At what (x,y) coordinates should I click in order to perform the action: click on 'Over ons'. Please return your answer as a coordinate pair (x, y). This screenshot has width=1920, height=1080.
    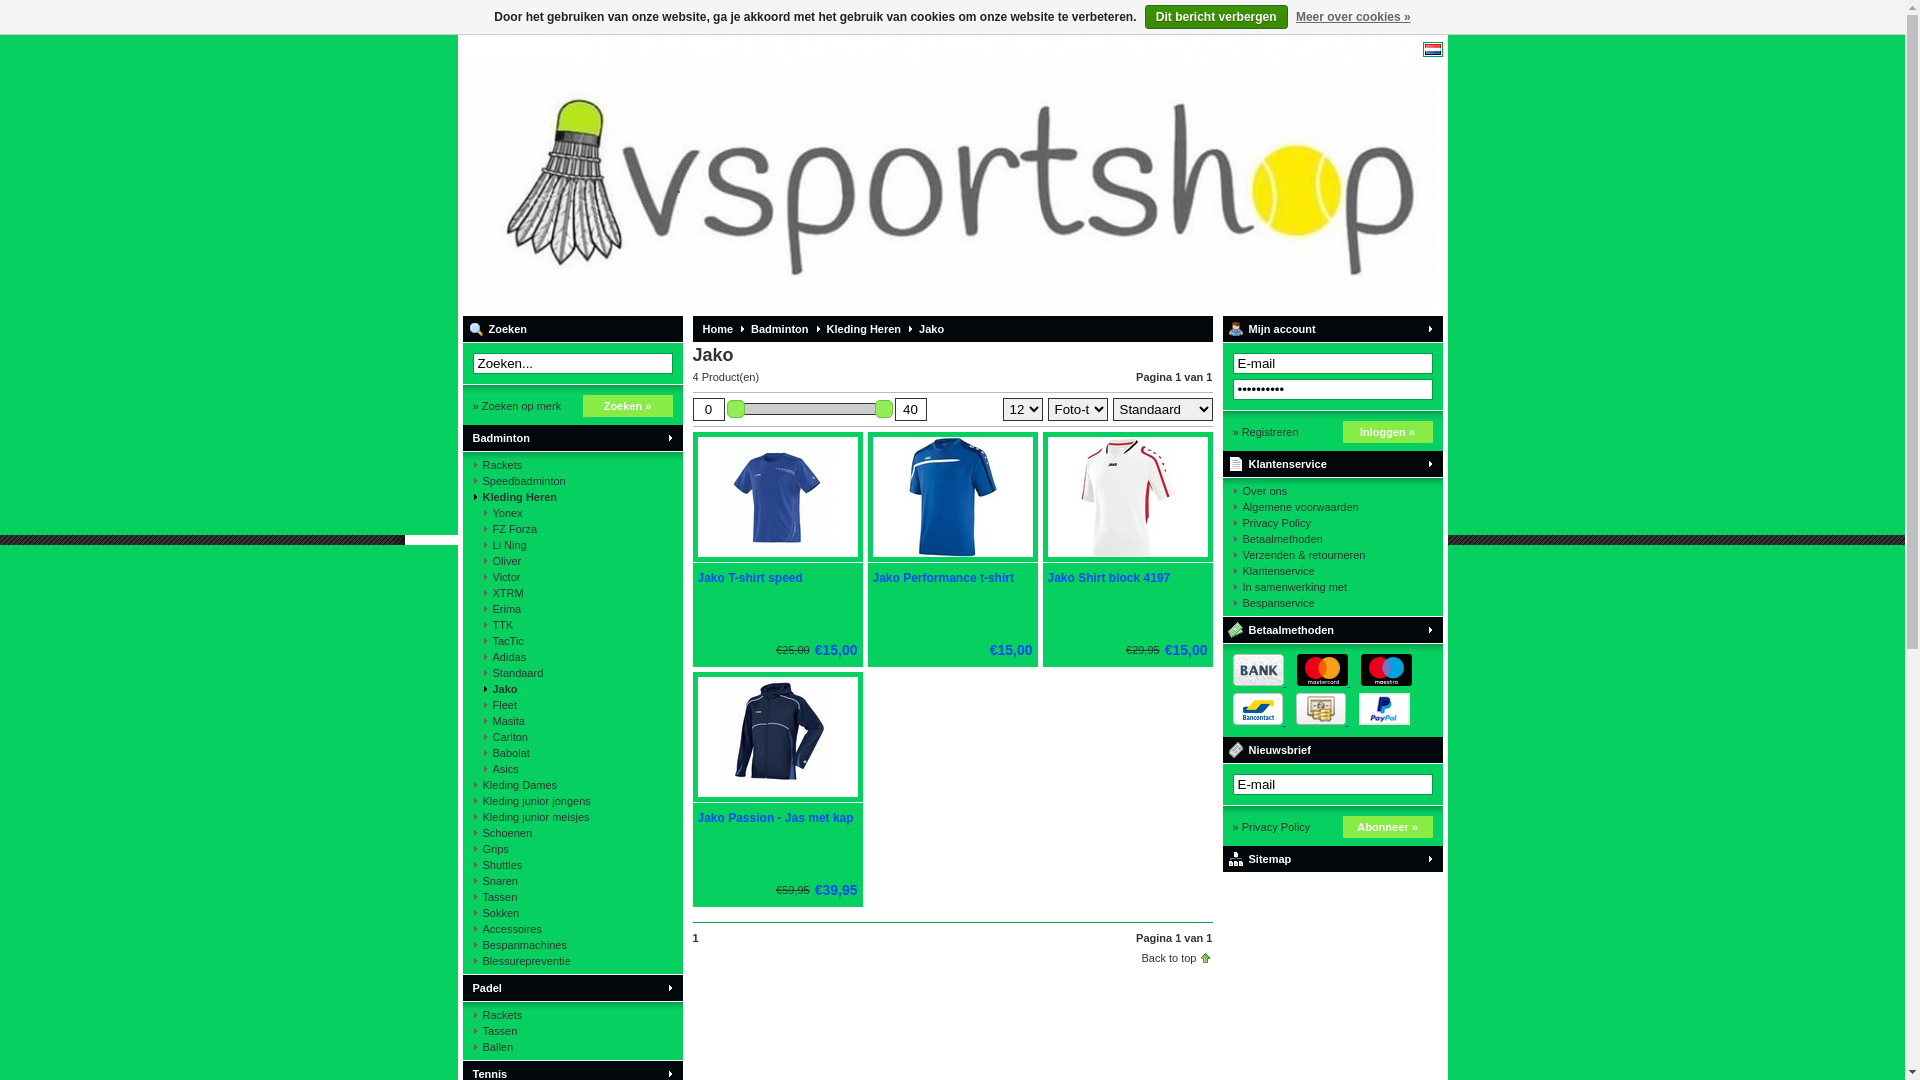
    Looking at the image, I should click on (1332, 490).